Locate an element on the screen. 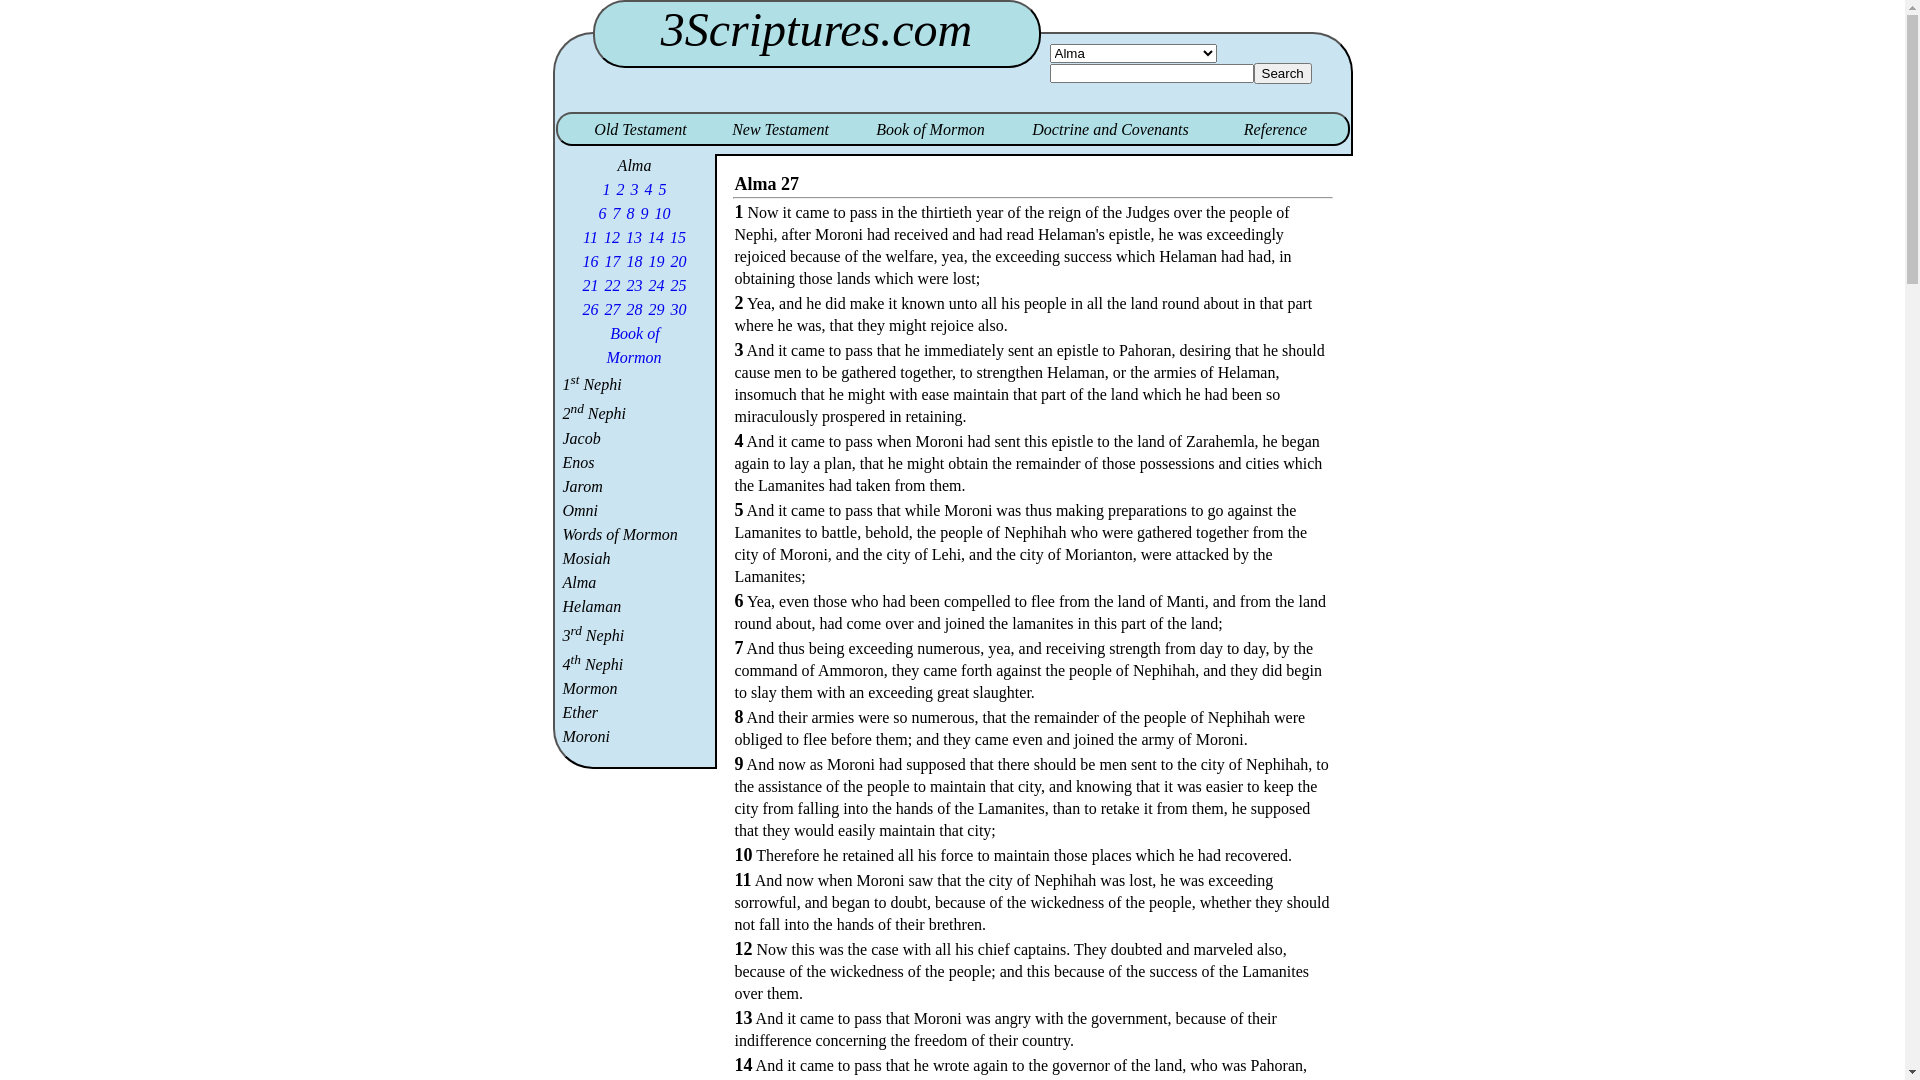  '6' is located at coordinates (602, 213).